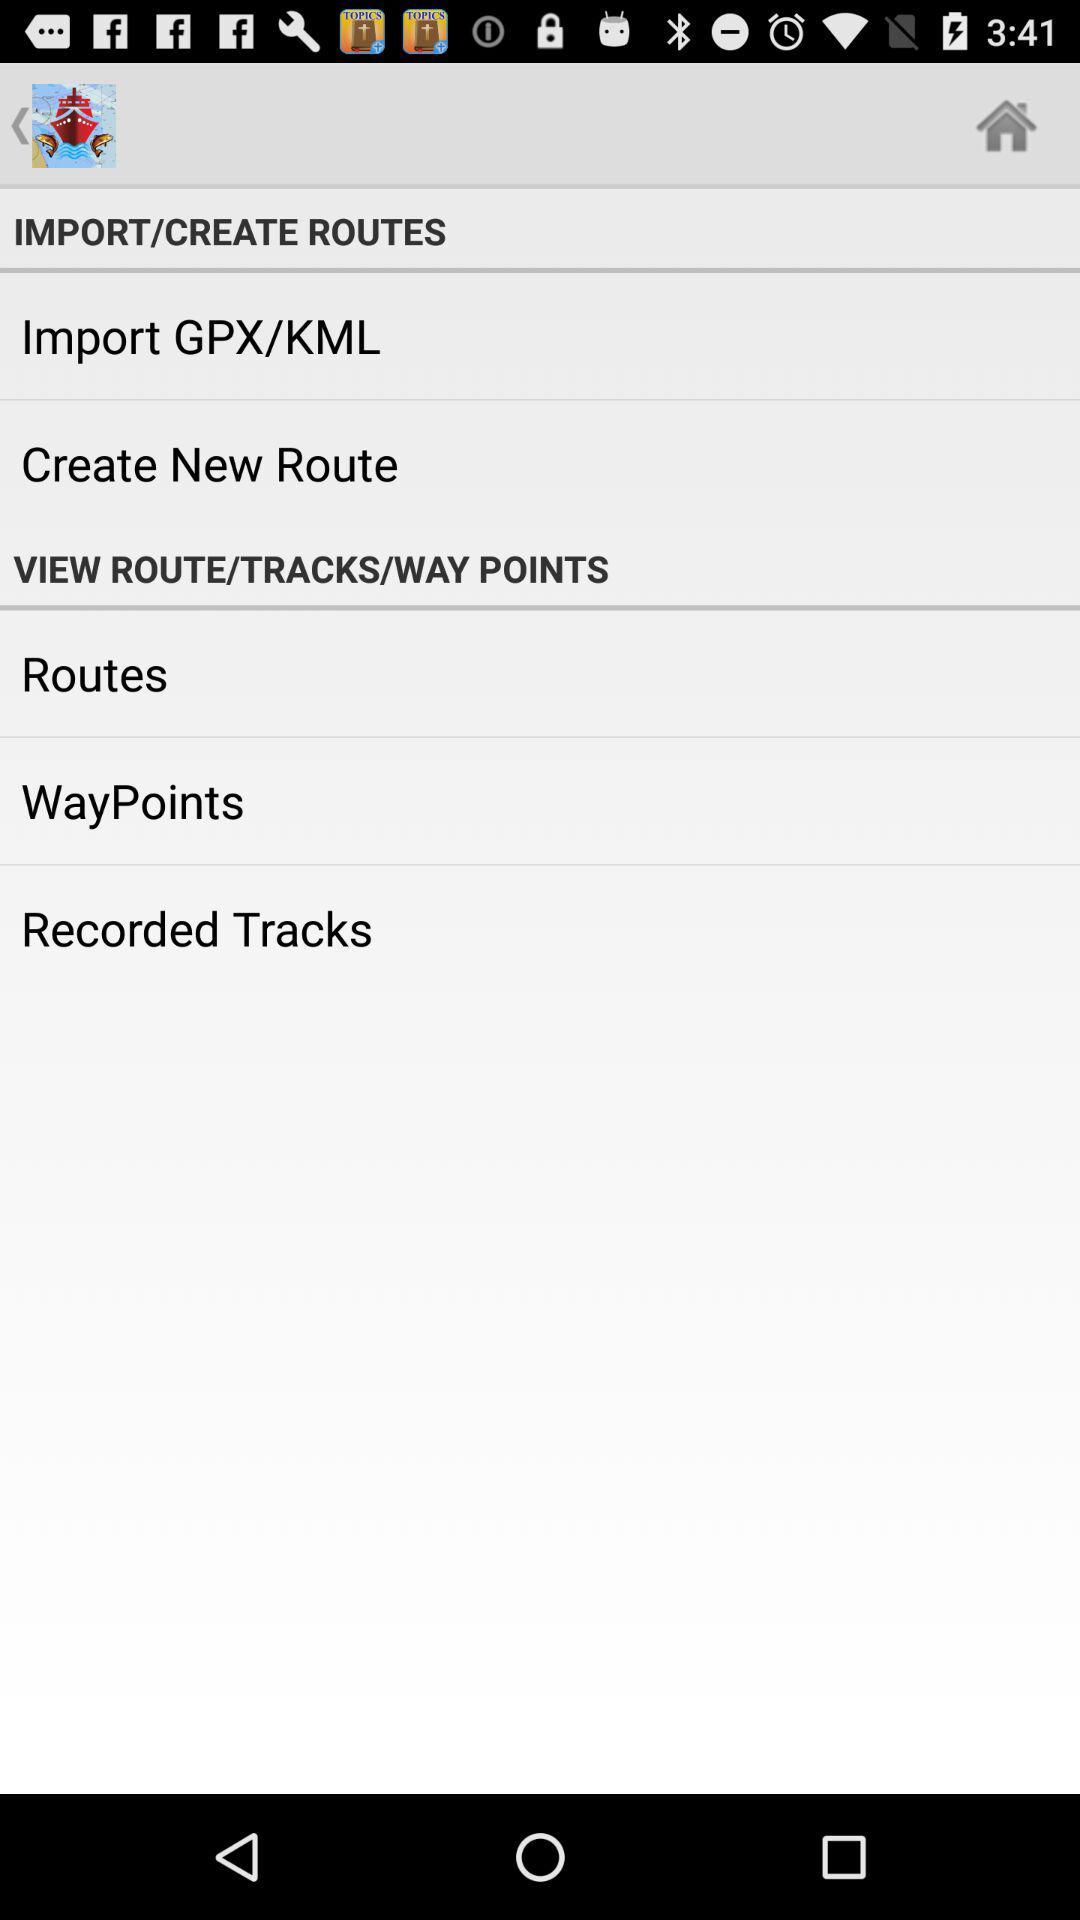 The width and height of the screenshot is (1080, 1920). I want to click on recorded tracks item, so click(540, 927).